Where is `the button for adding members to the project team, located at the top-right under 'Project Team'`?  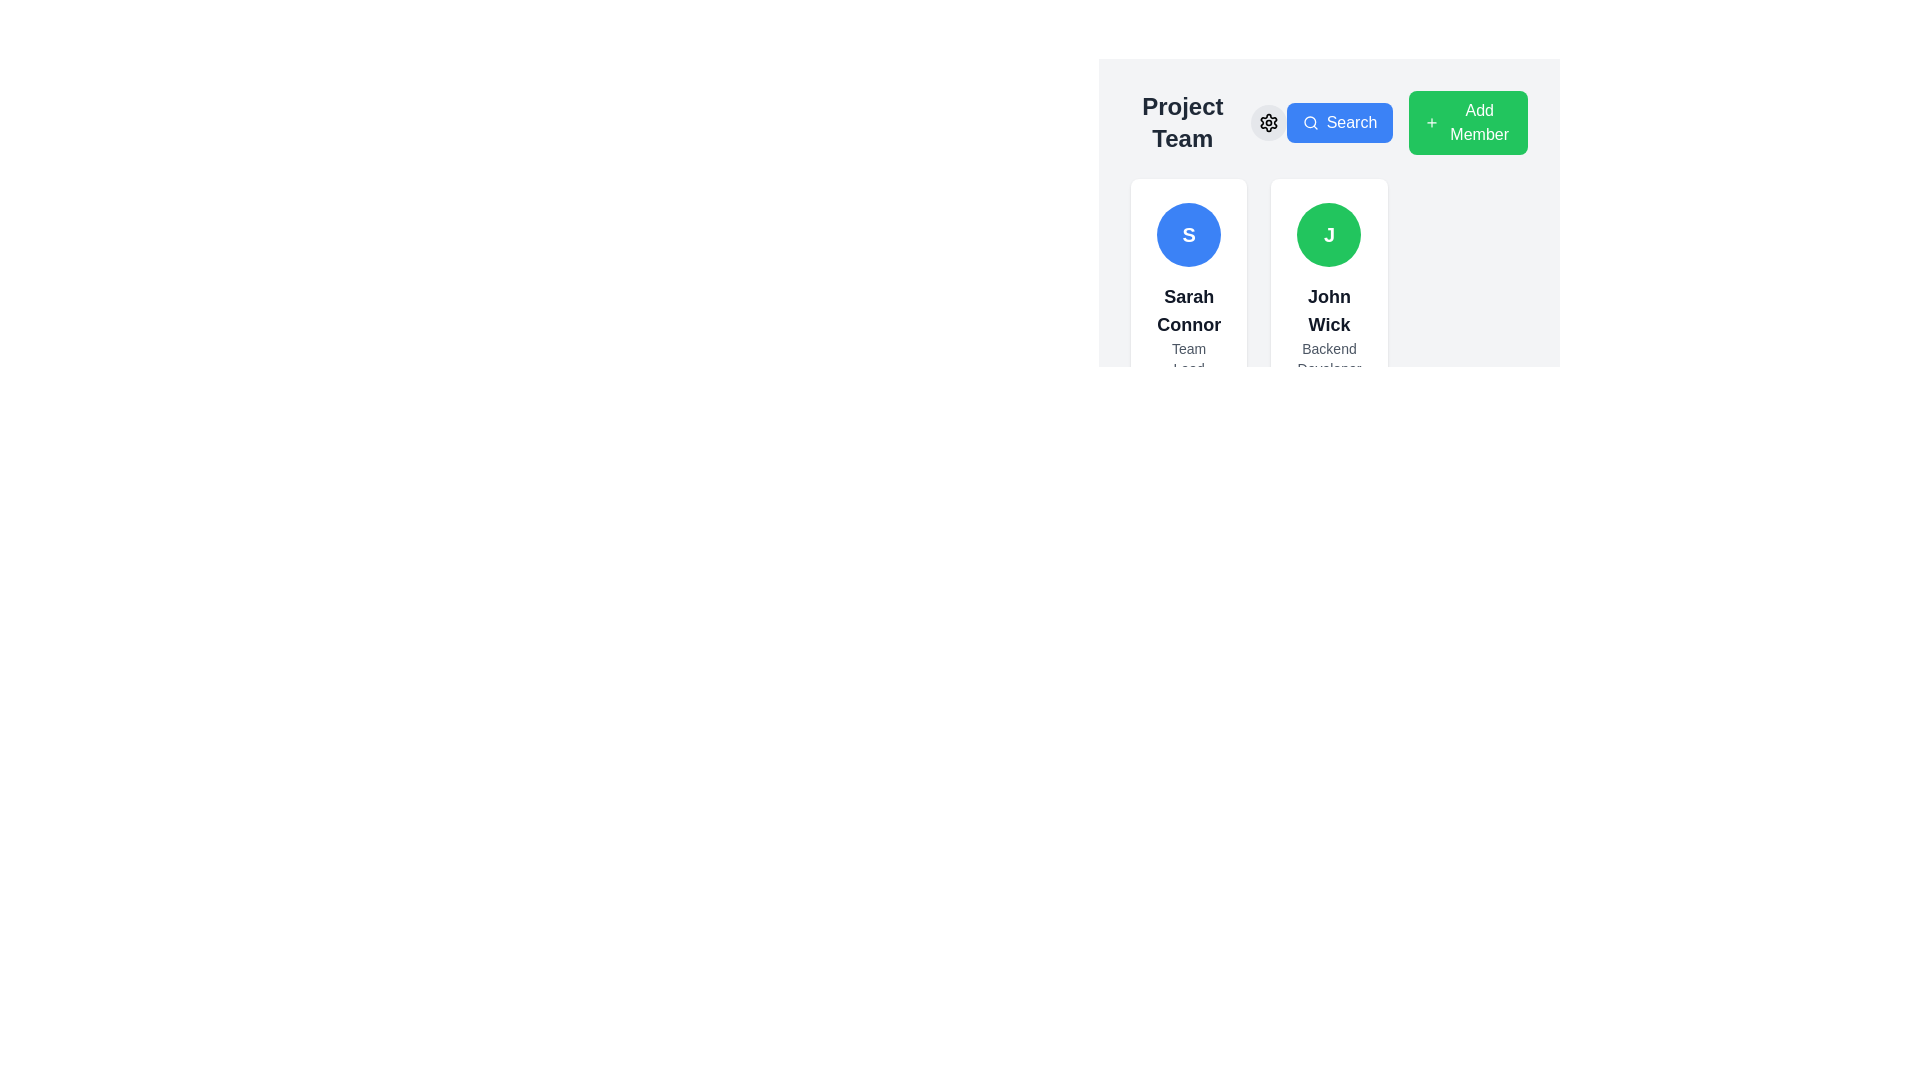 the button for adding members to the project team, located at the top-right under 'Project Team' is located at coordinates (1406, 123).